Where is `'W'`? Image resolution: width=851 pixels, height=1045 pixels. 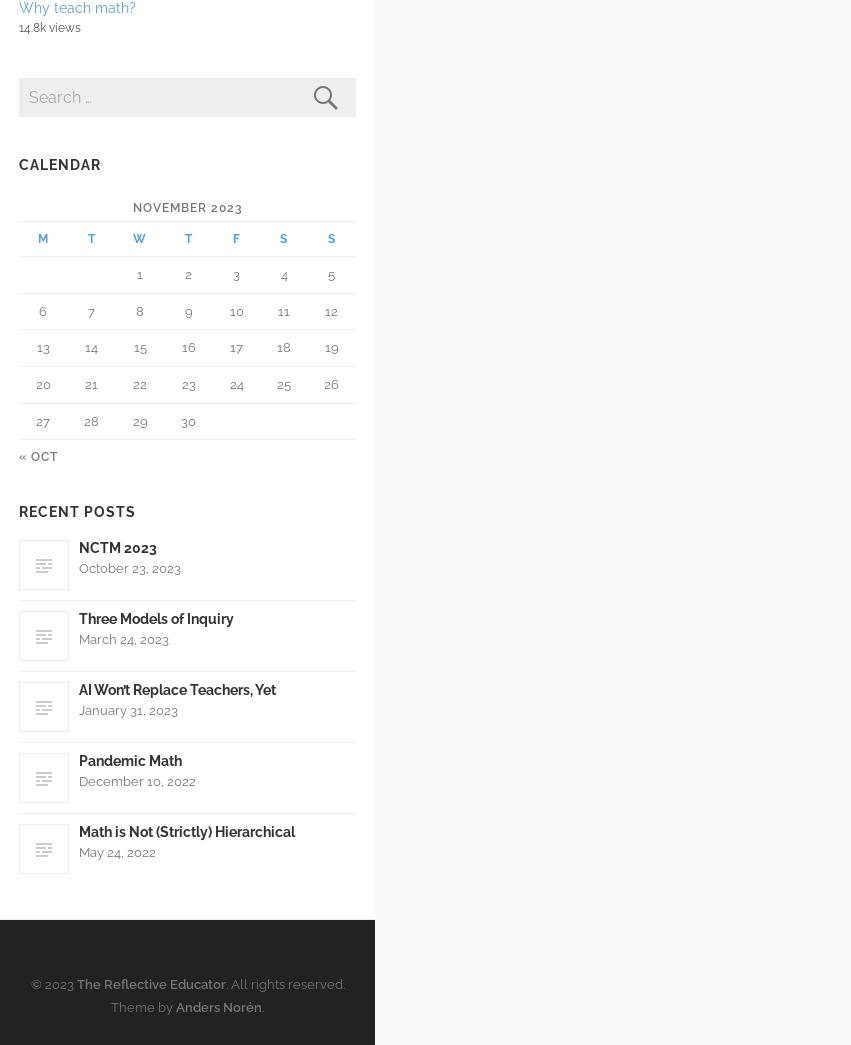 'W' is located at coordinates (139, 237).